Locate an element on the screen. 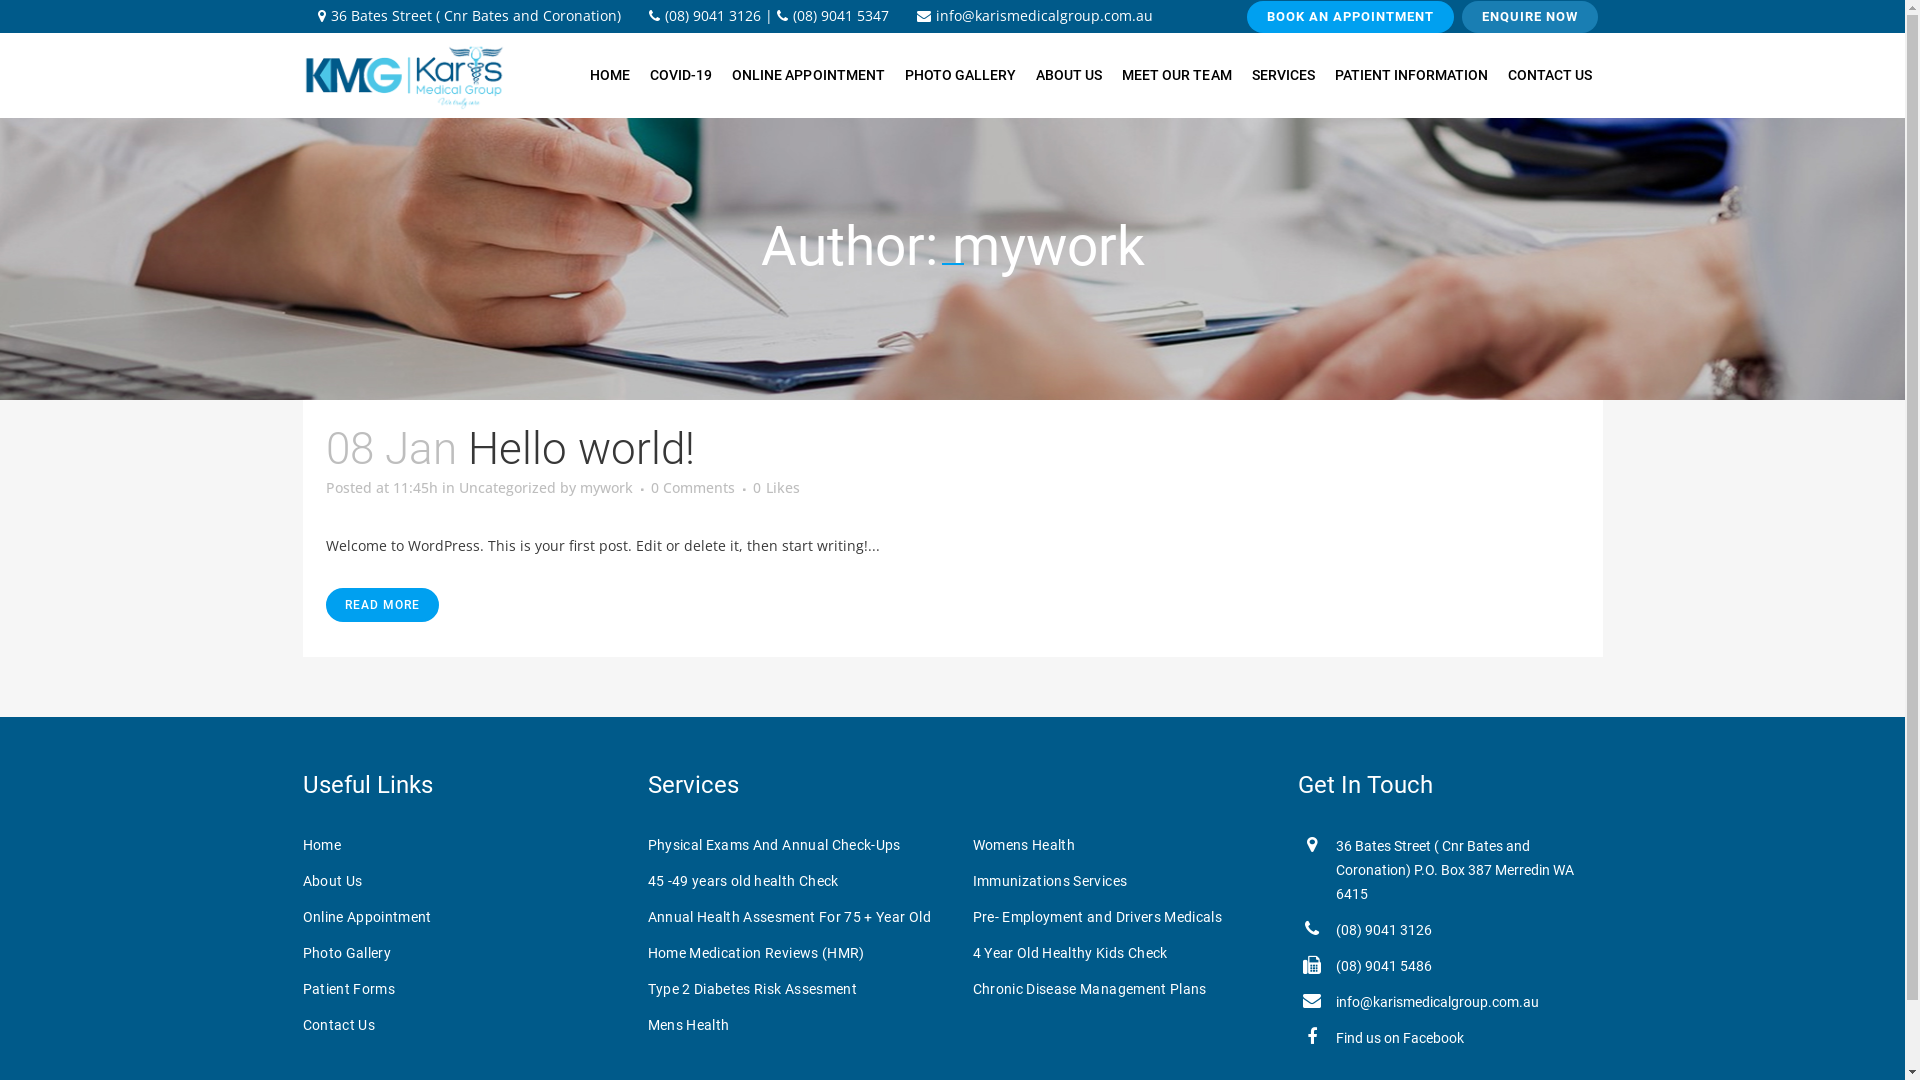 Image resolution: width=1920 pixels, height=1080 pixels. 'PATIENT INFORMATION' is located at coordinates (1410, 74).